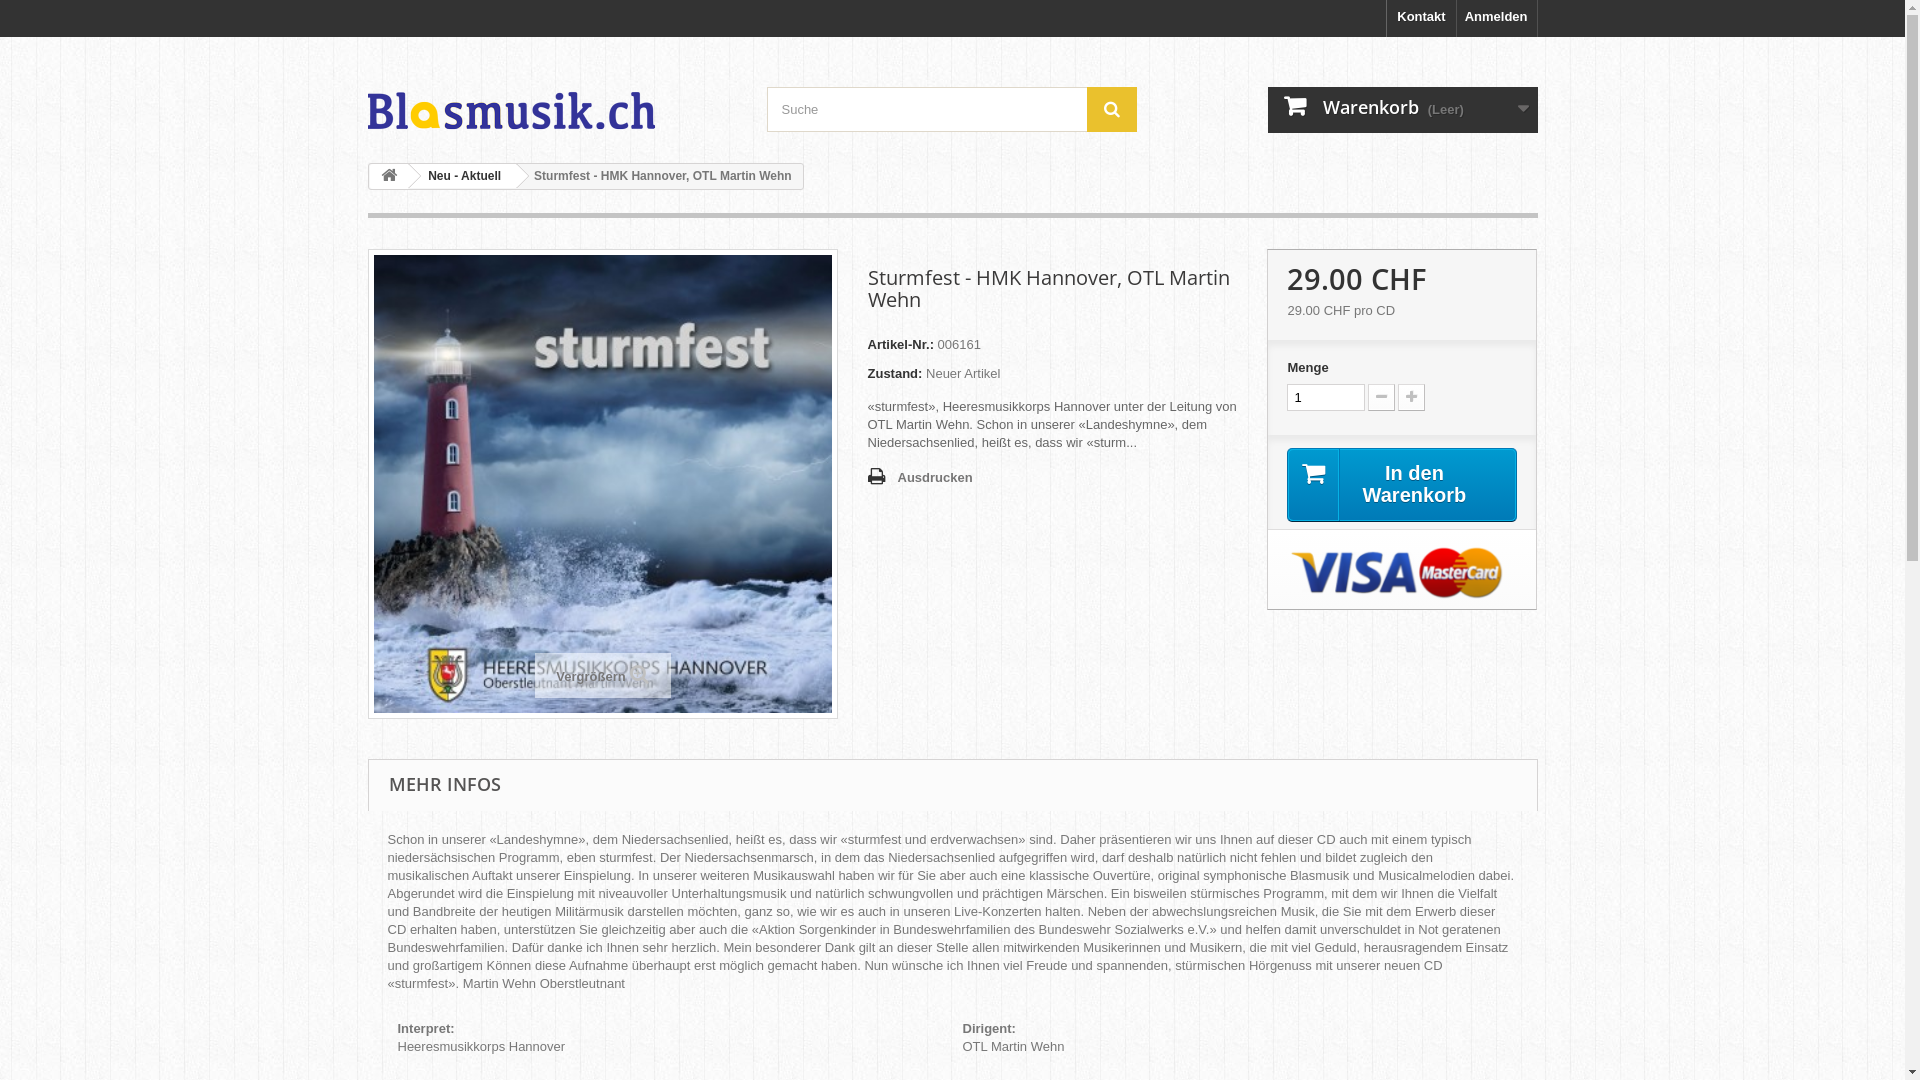  I want to click on 'Neu - Aktuell', so click(459, 175).